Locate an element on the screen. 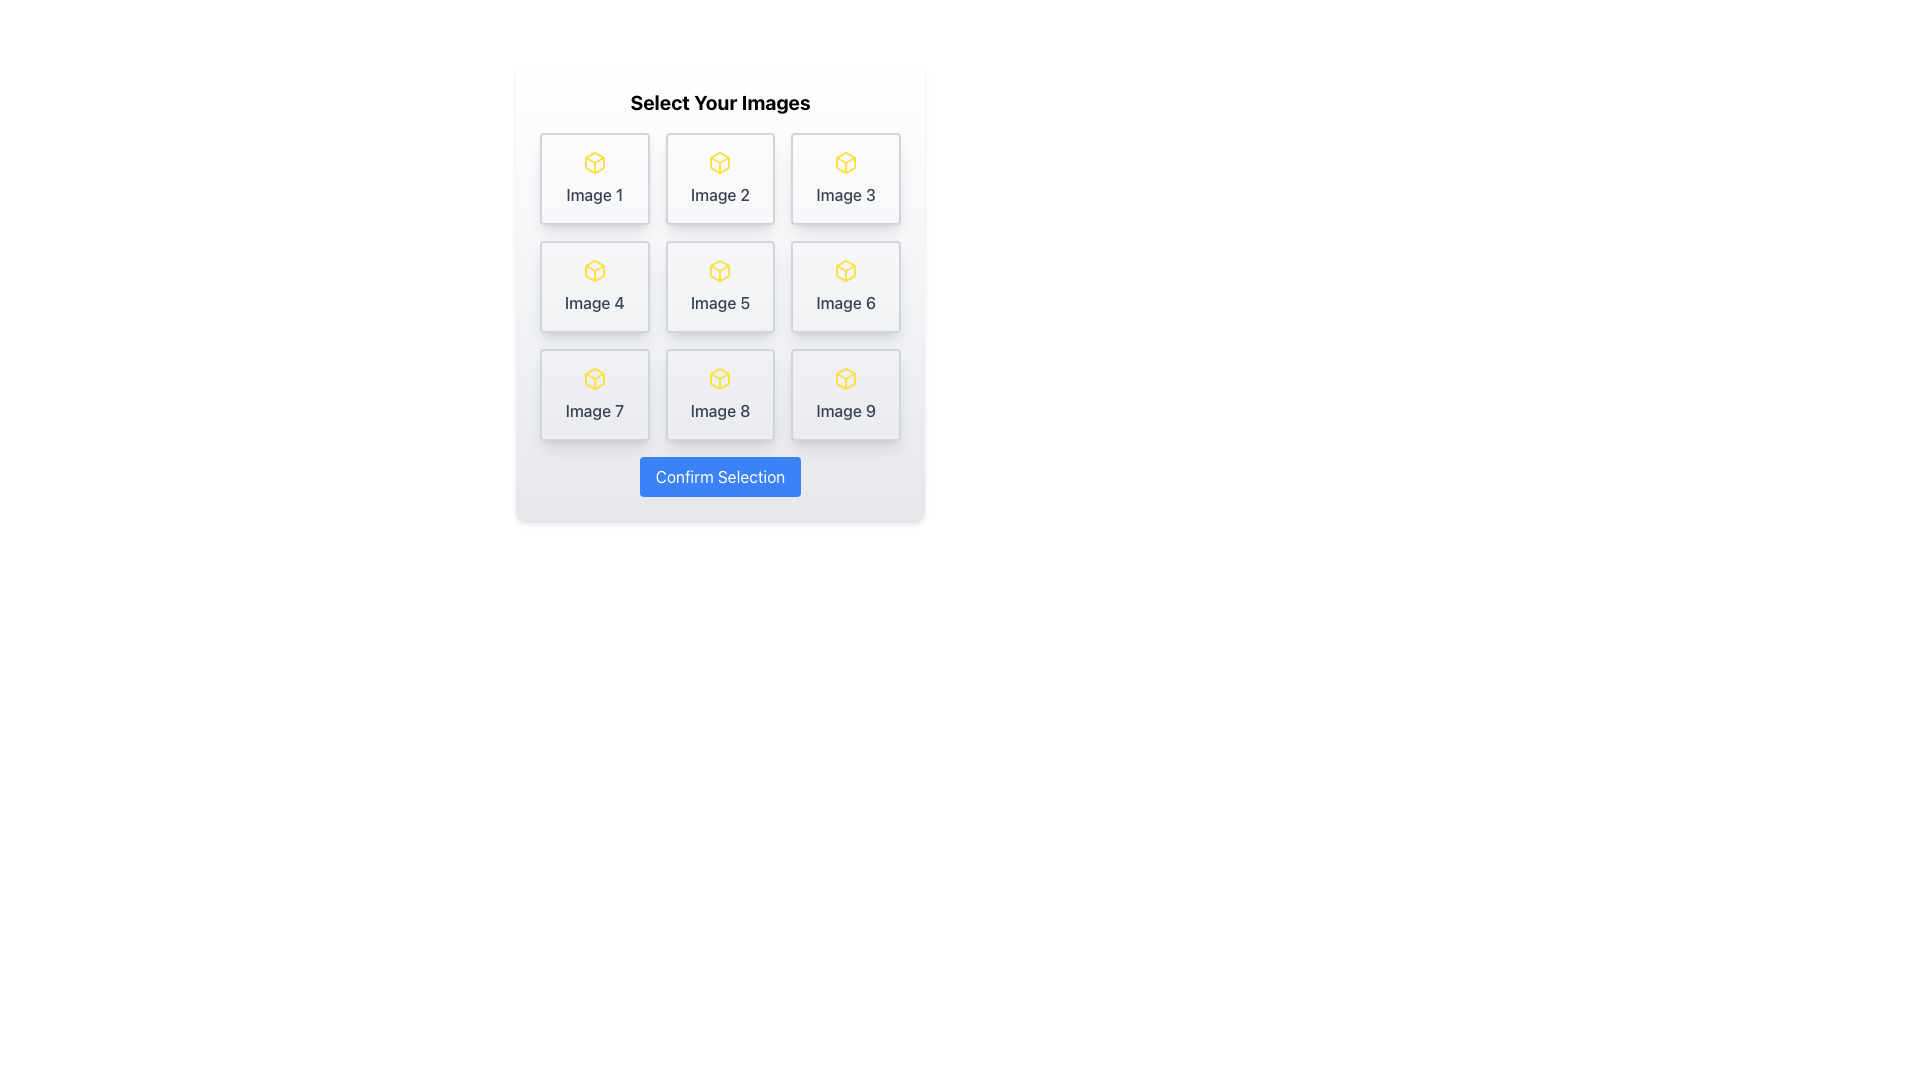  the selectable card labeled 'Image 3' located in the top-right corner of the 3x3 grid is located at coordinates (846, 177).